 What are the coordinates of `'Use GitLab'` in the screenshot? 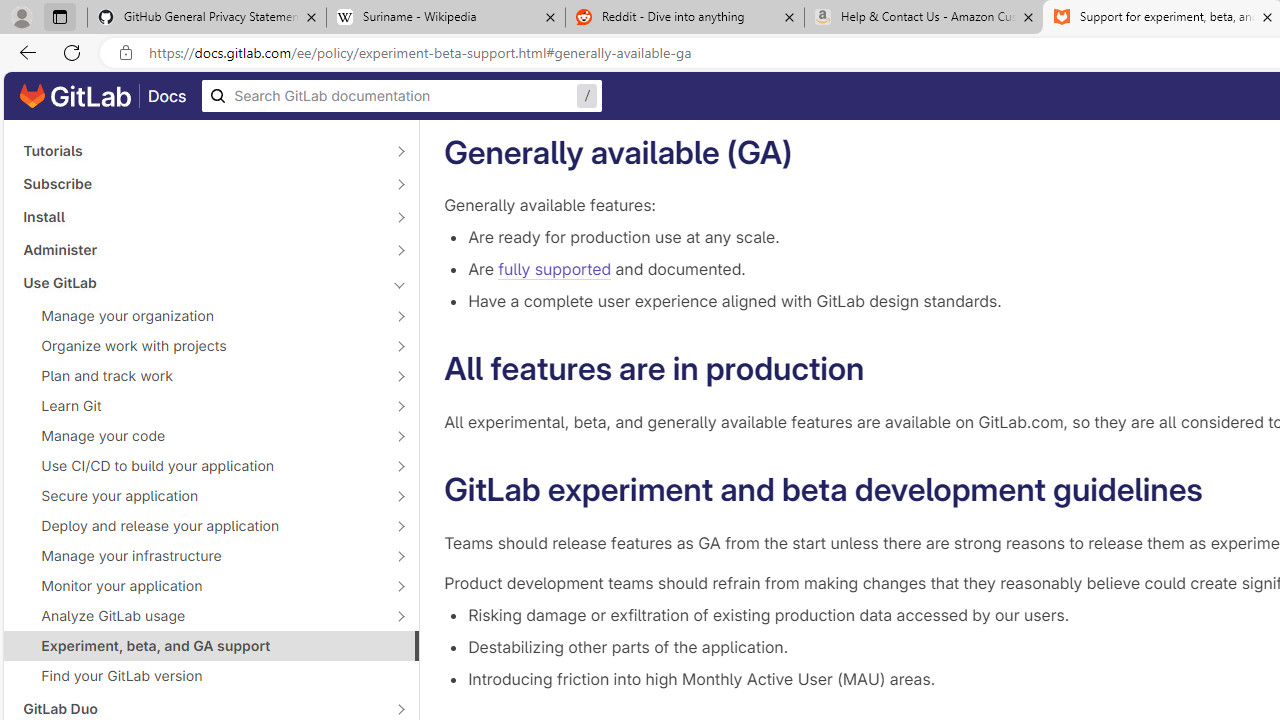 It's located at (200, 282).